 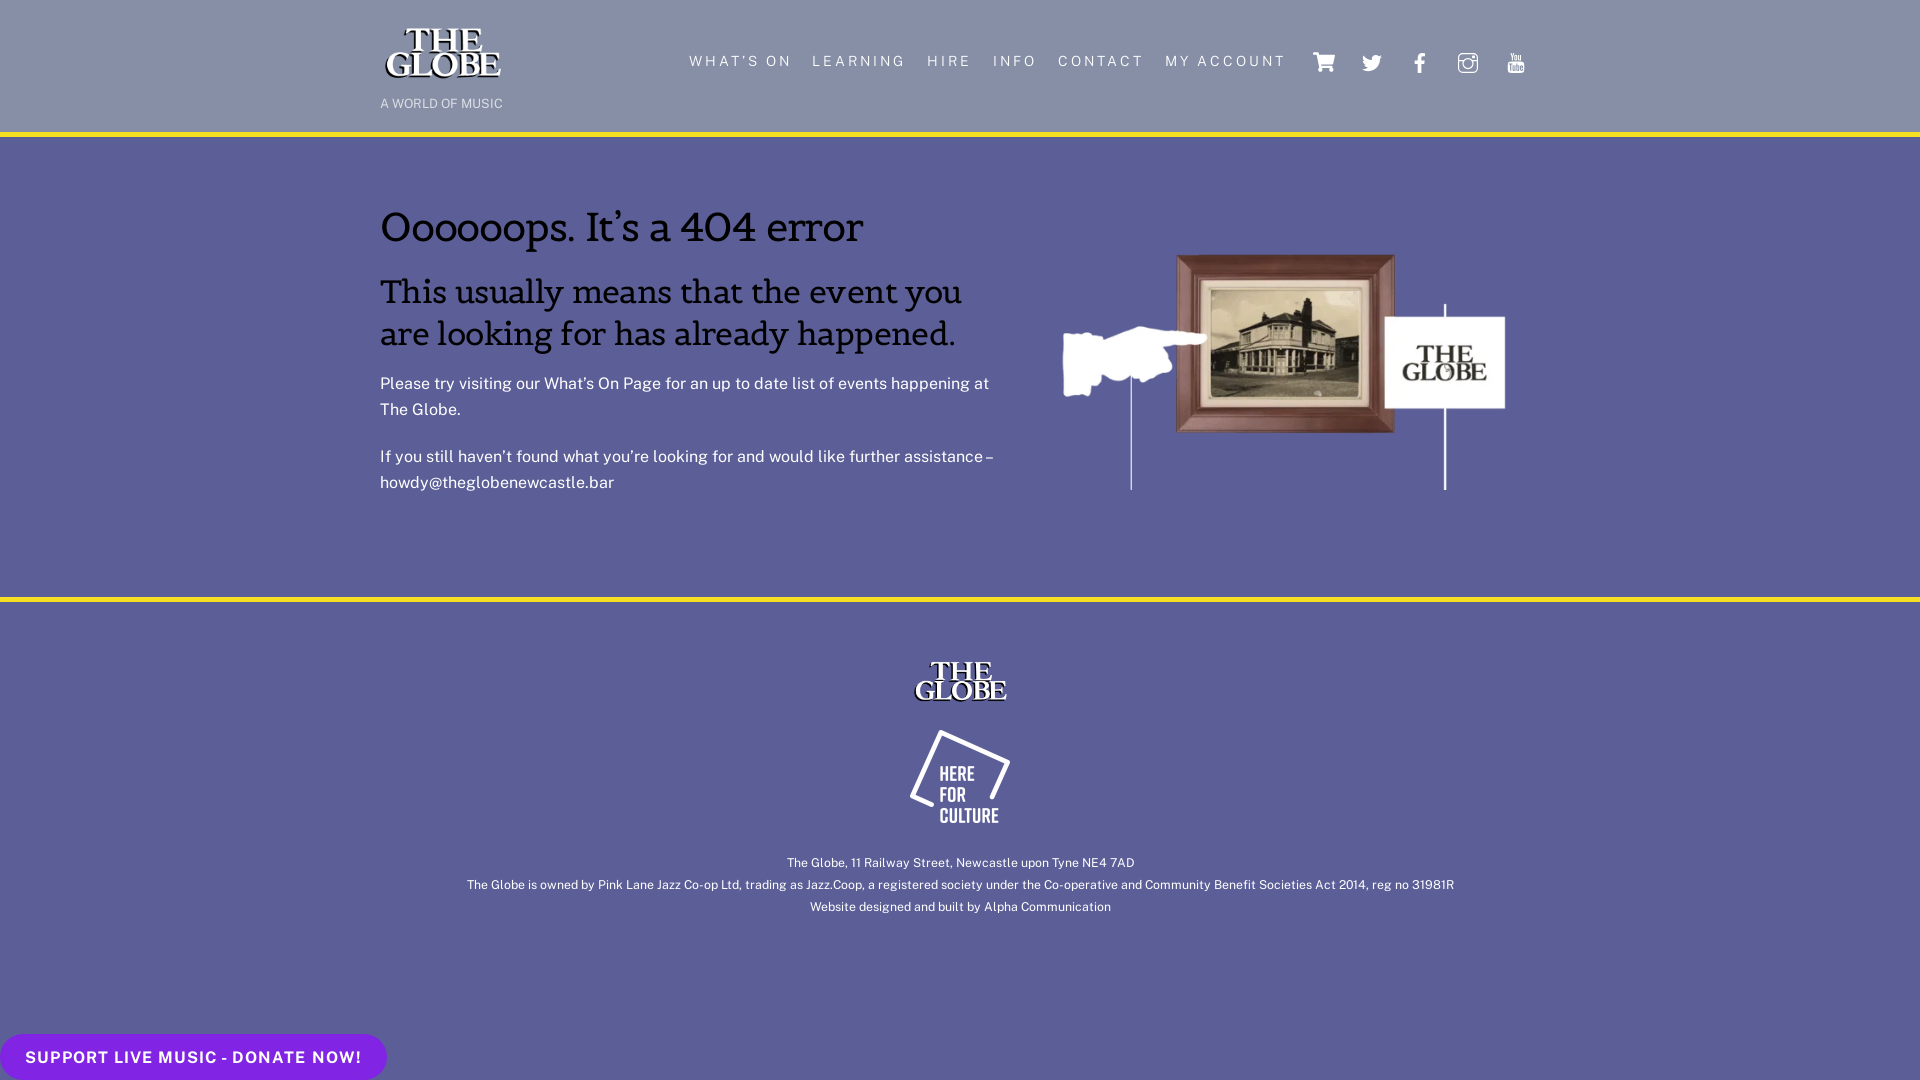 I want to click on 'Alpha Communication', so click(x=1046, y=906).